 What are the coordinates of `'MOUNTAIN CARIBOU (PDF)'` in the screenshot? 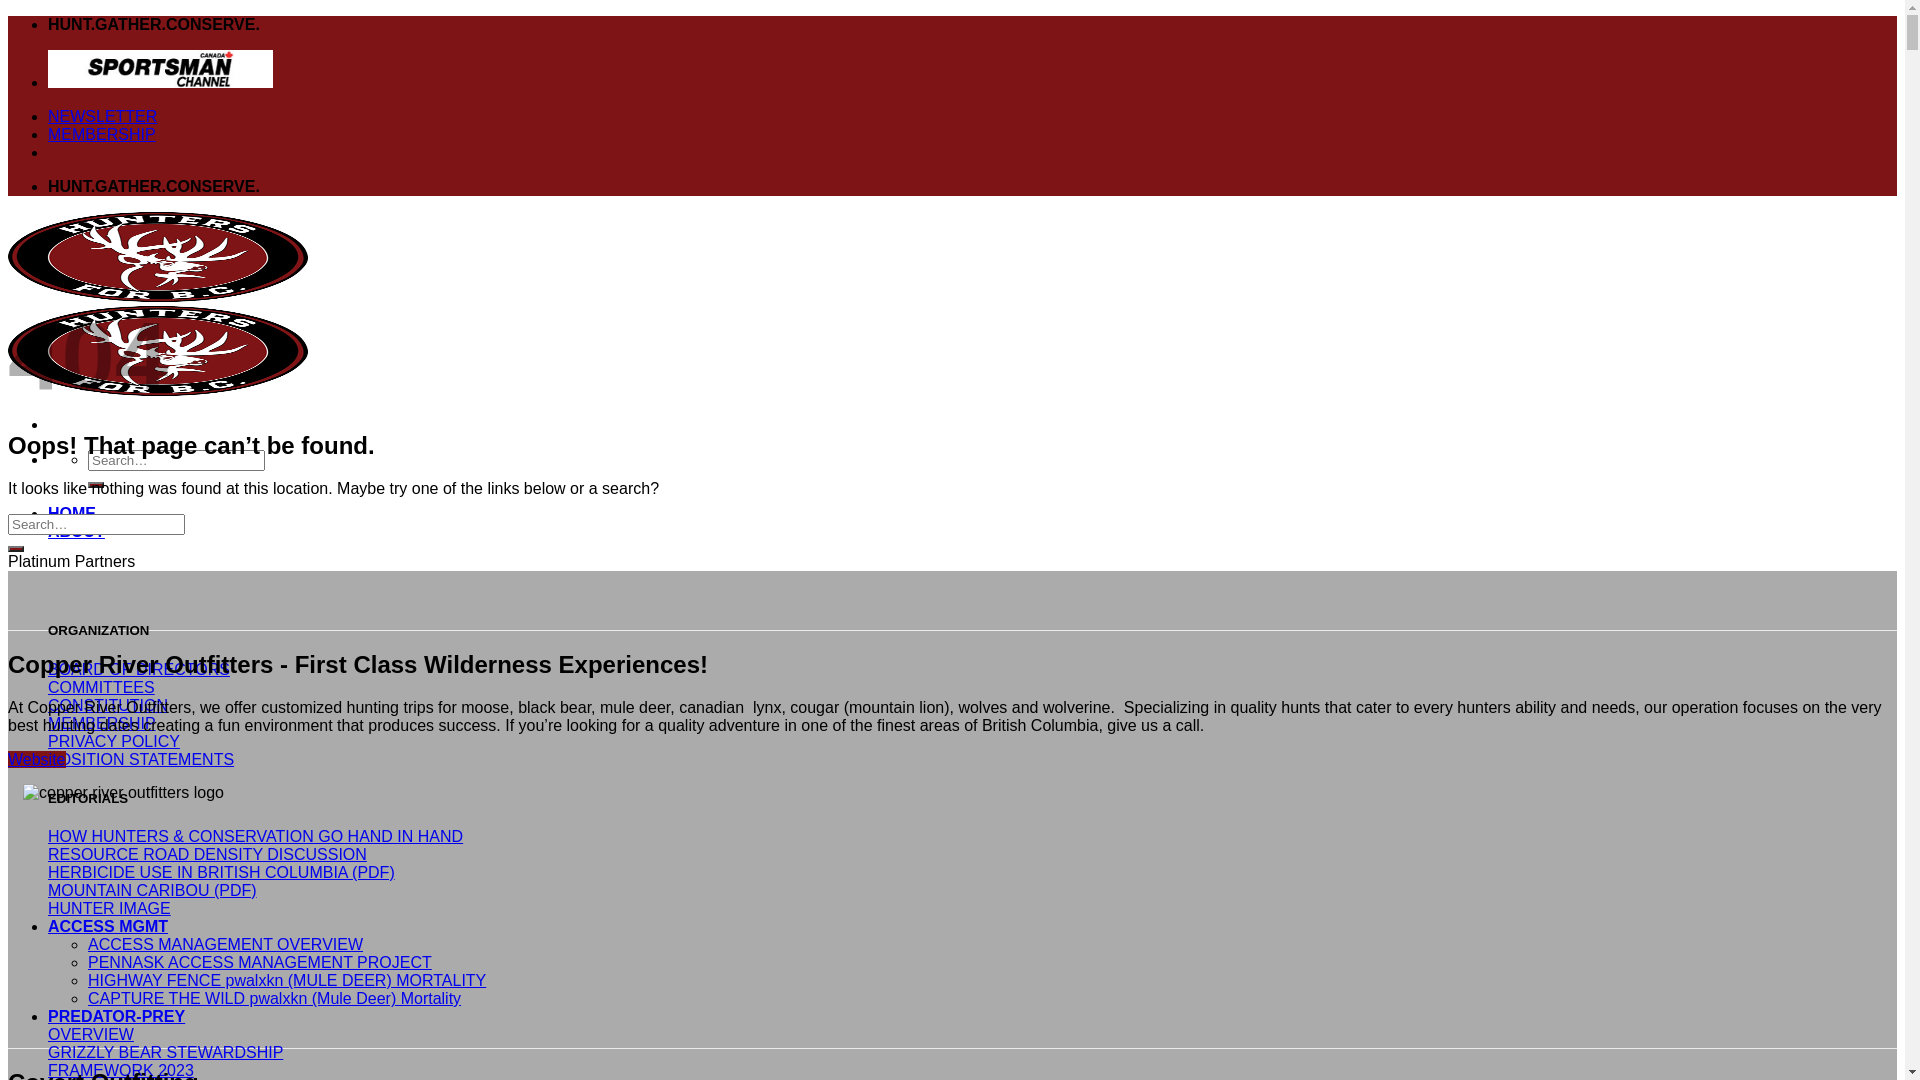 It's located at (48, 889).